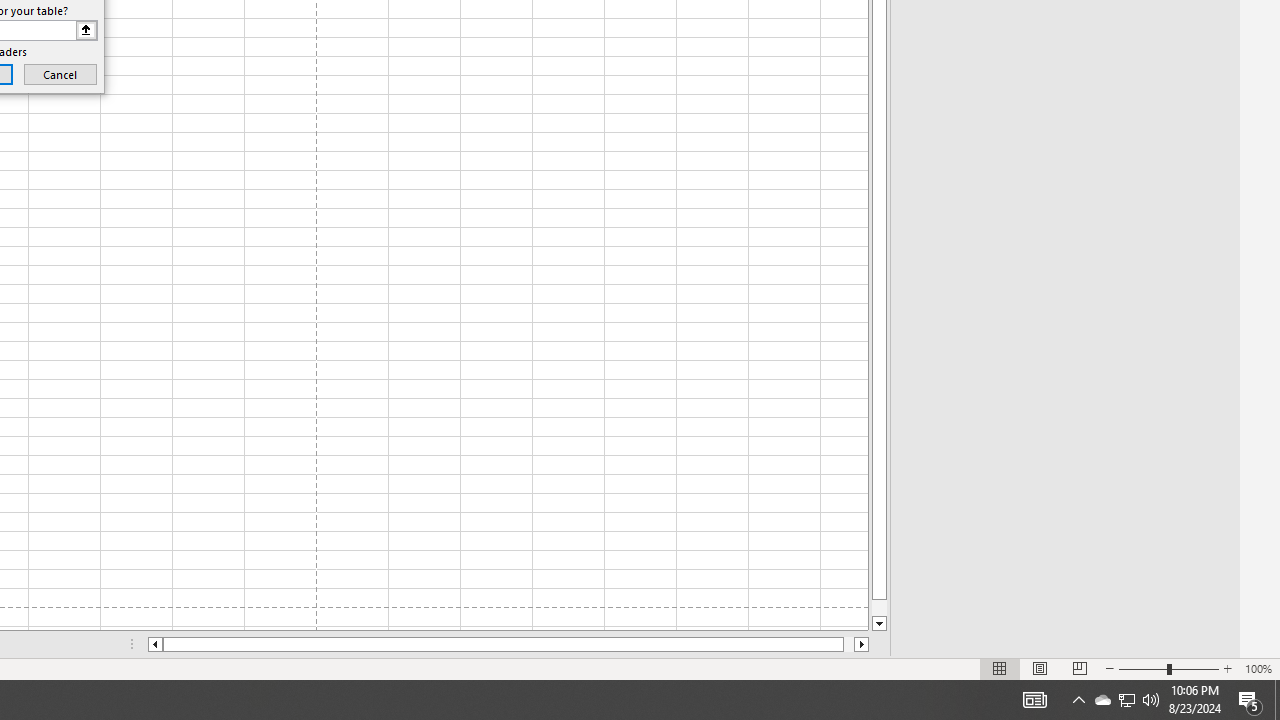 This screenshot has width=1280, height=720. What do you see at coordinates (879, 607) in the screenshot?
I see `'Page down'` at bounding box center [879, 607].